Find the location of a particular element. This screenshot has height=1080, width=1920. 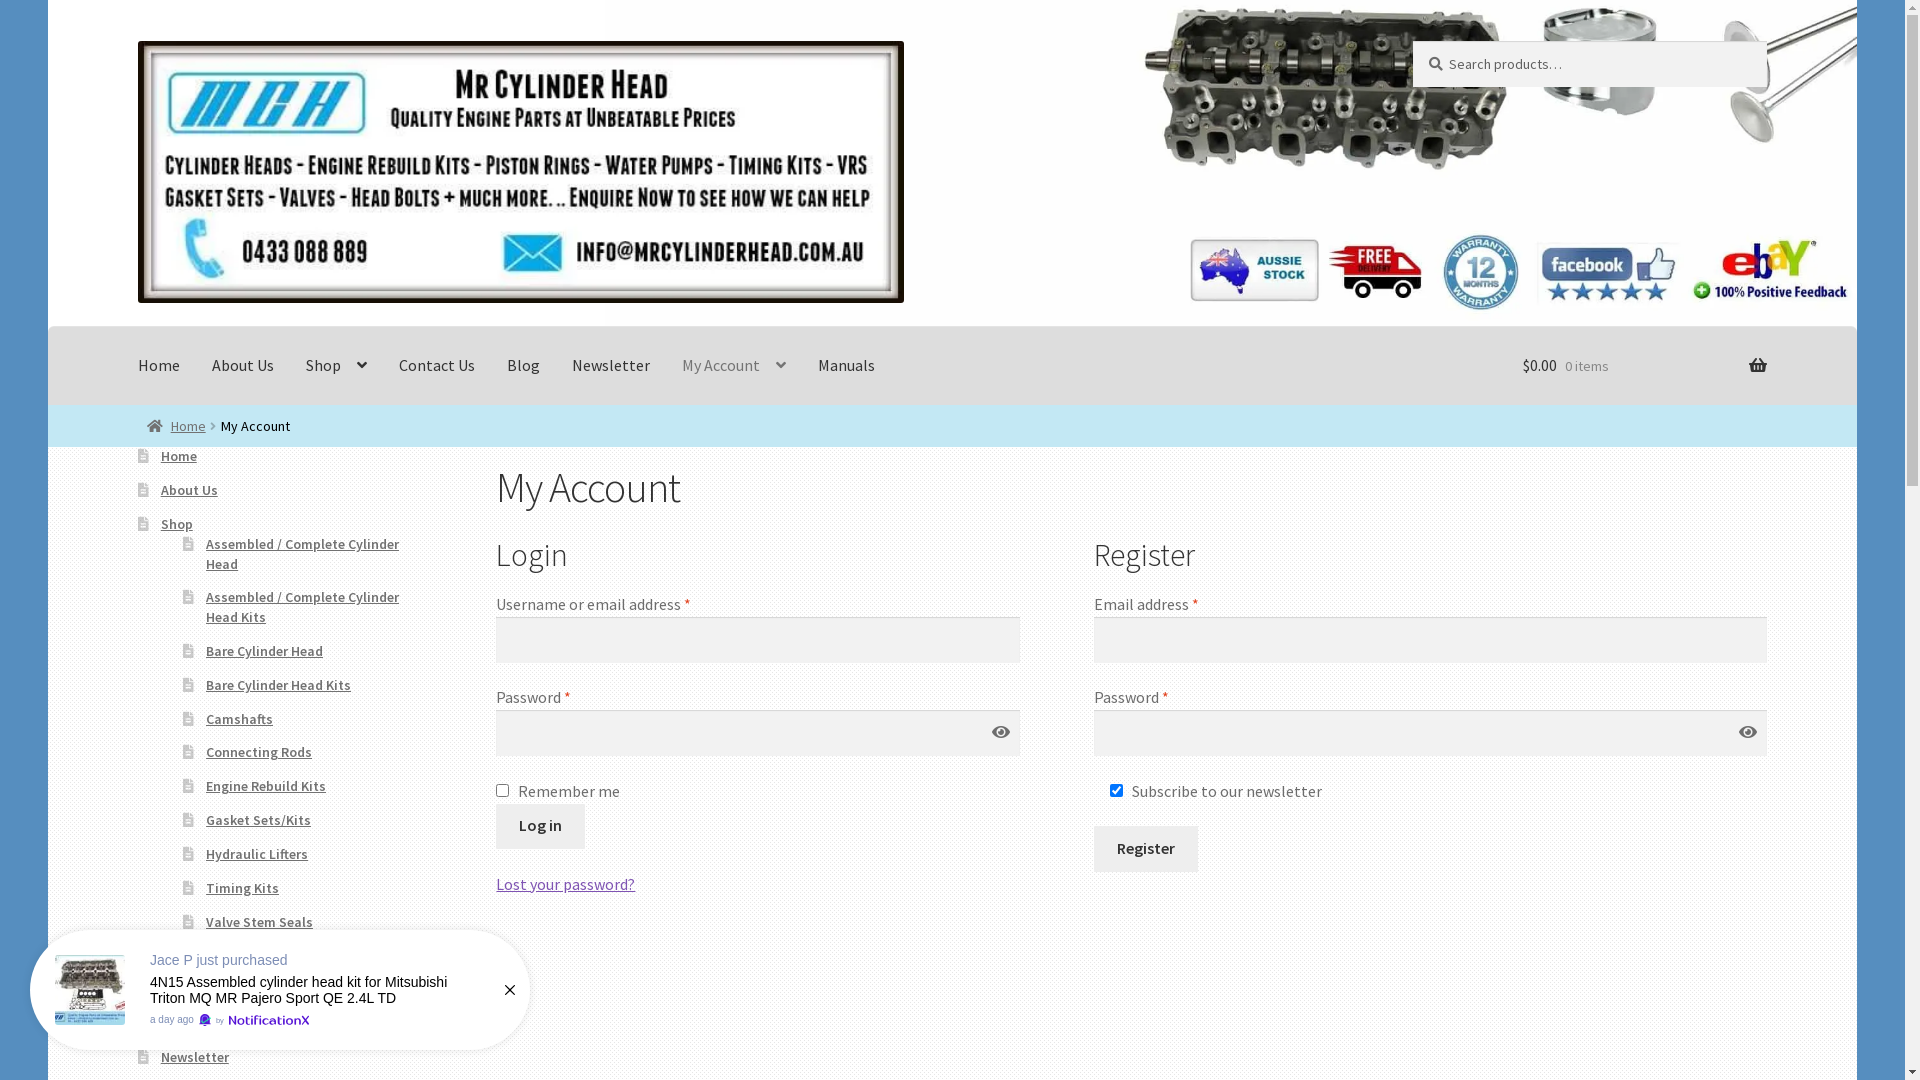

'Home' is located at coordinates (176, 424).